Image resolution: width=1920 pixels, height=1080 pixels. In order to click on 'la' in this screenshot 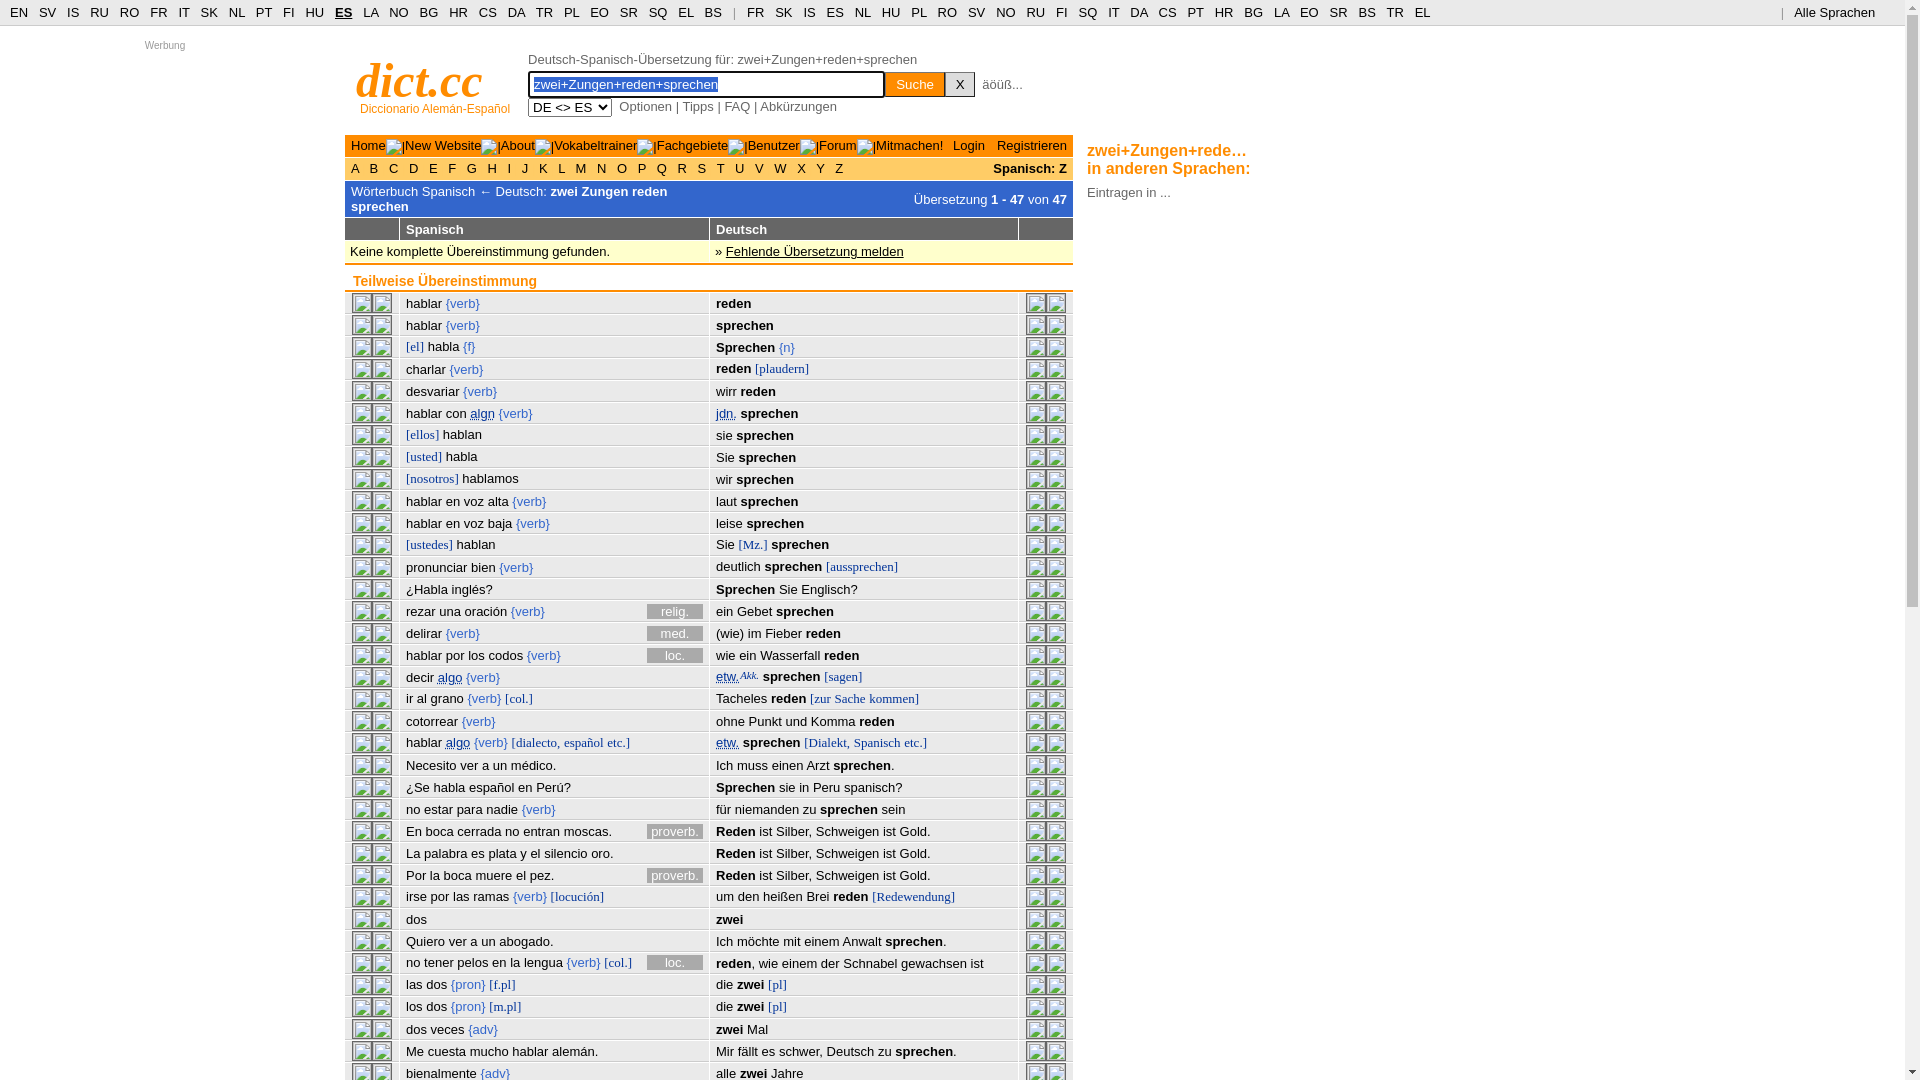, I will do `click(429, 874)`.